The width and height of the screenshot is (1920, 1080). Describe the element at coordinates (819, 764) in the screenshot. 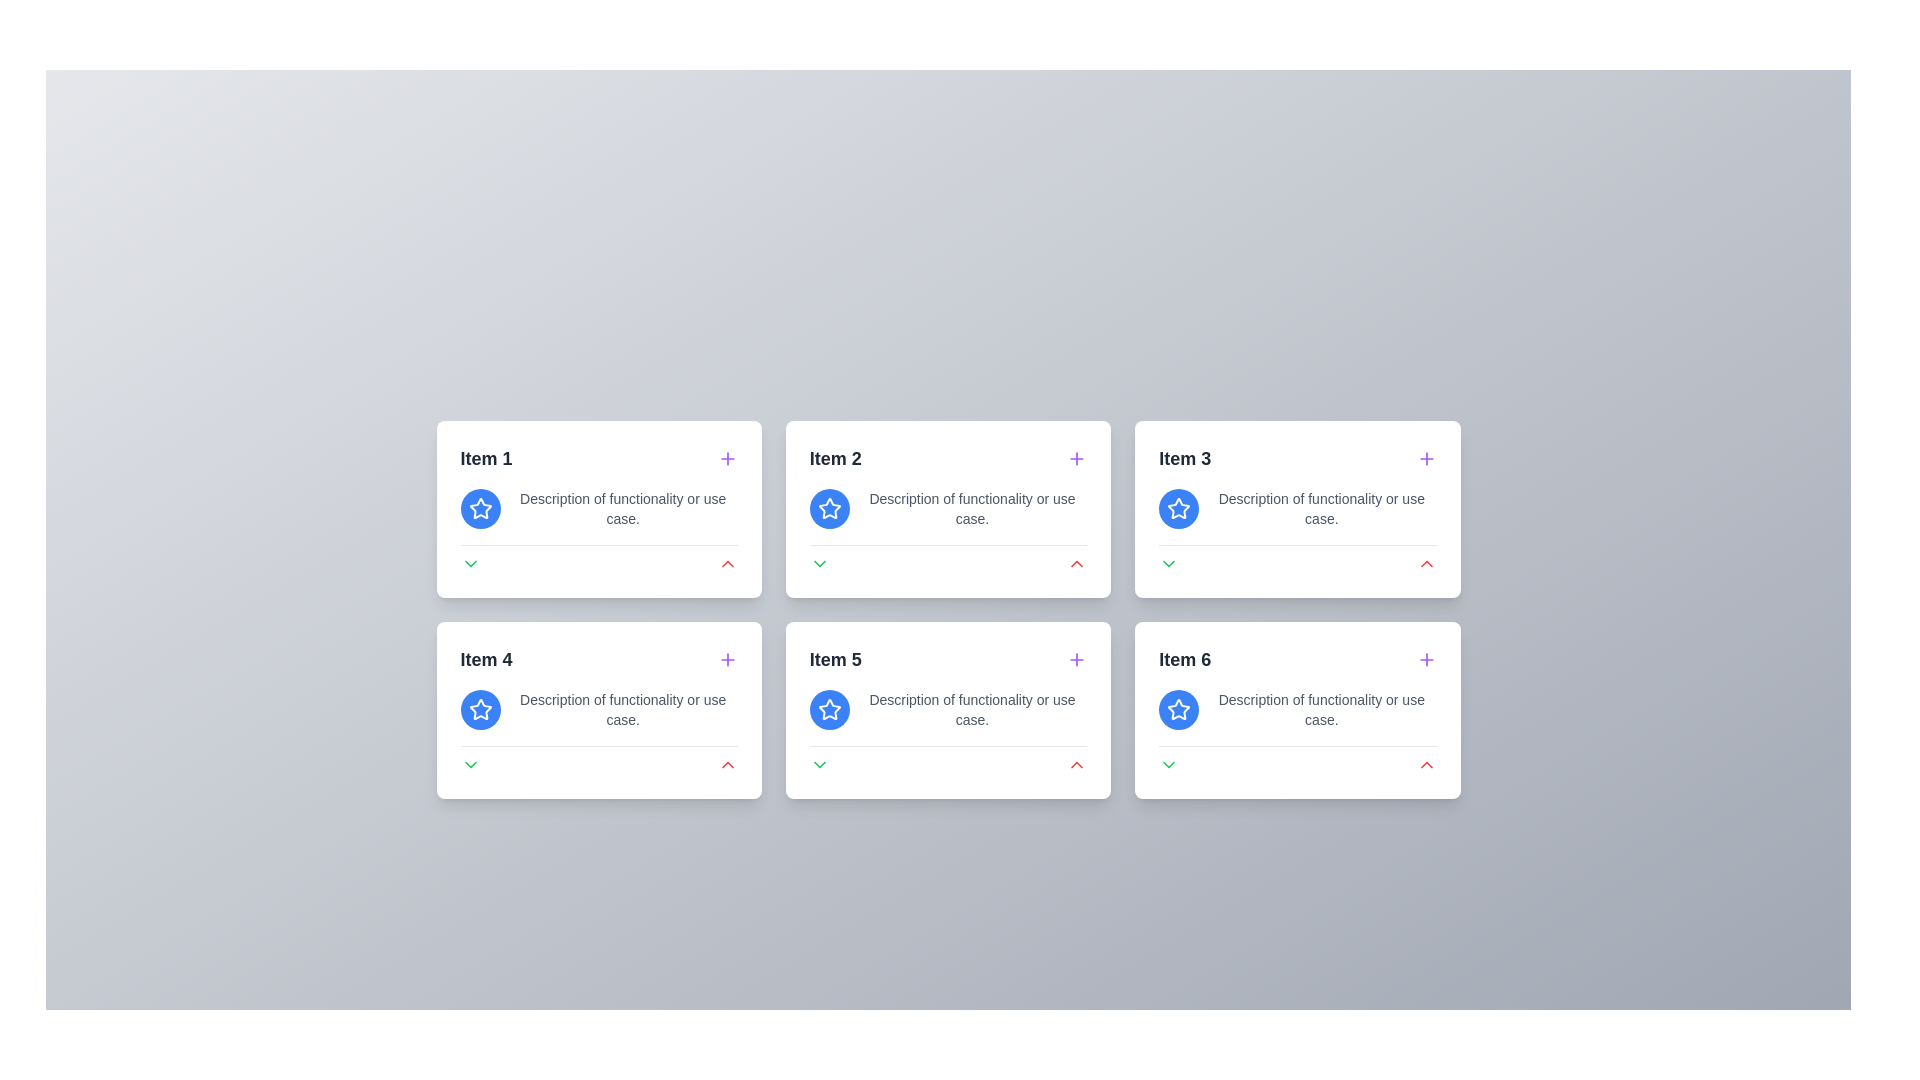

I see `the green downward chevron button` at that location.